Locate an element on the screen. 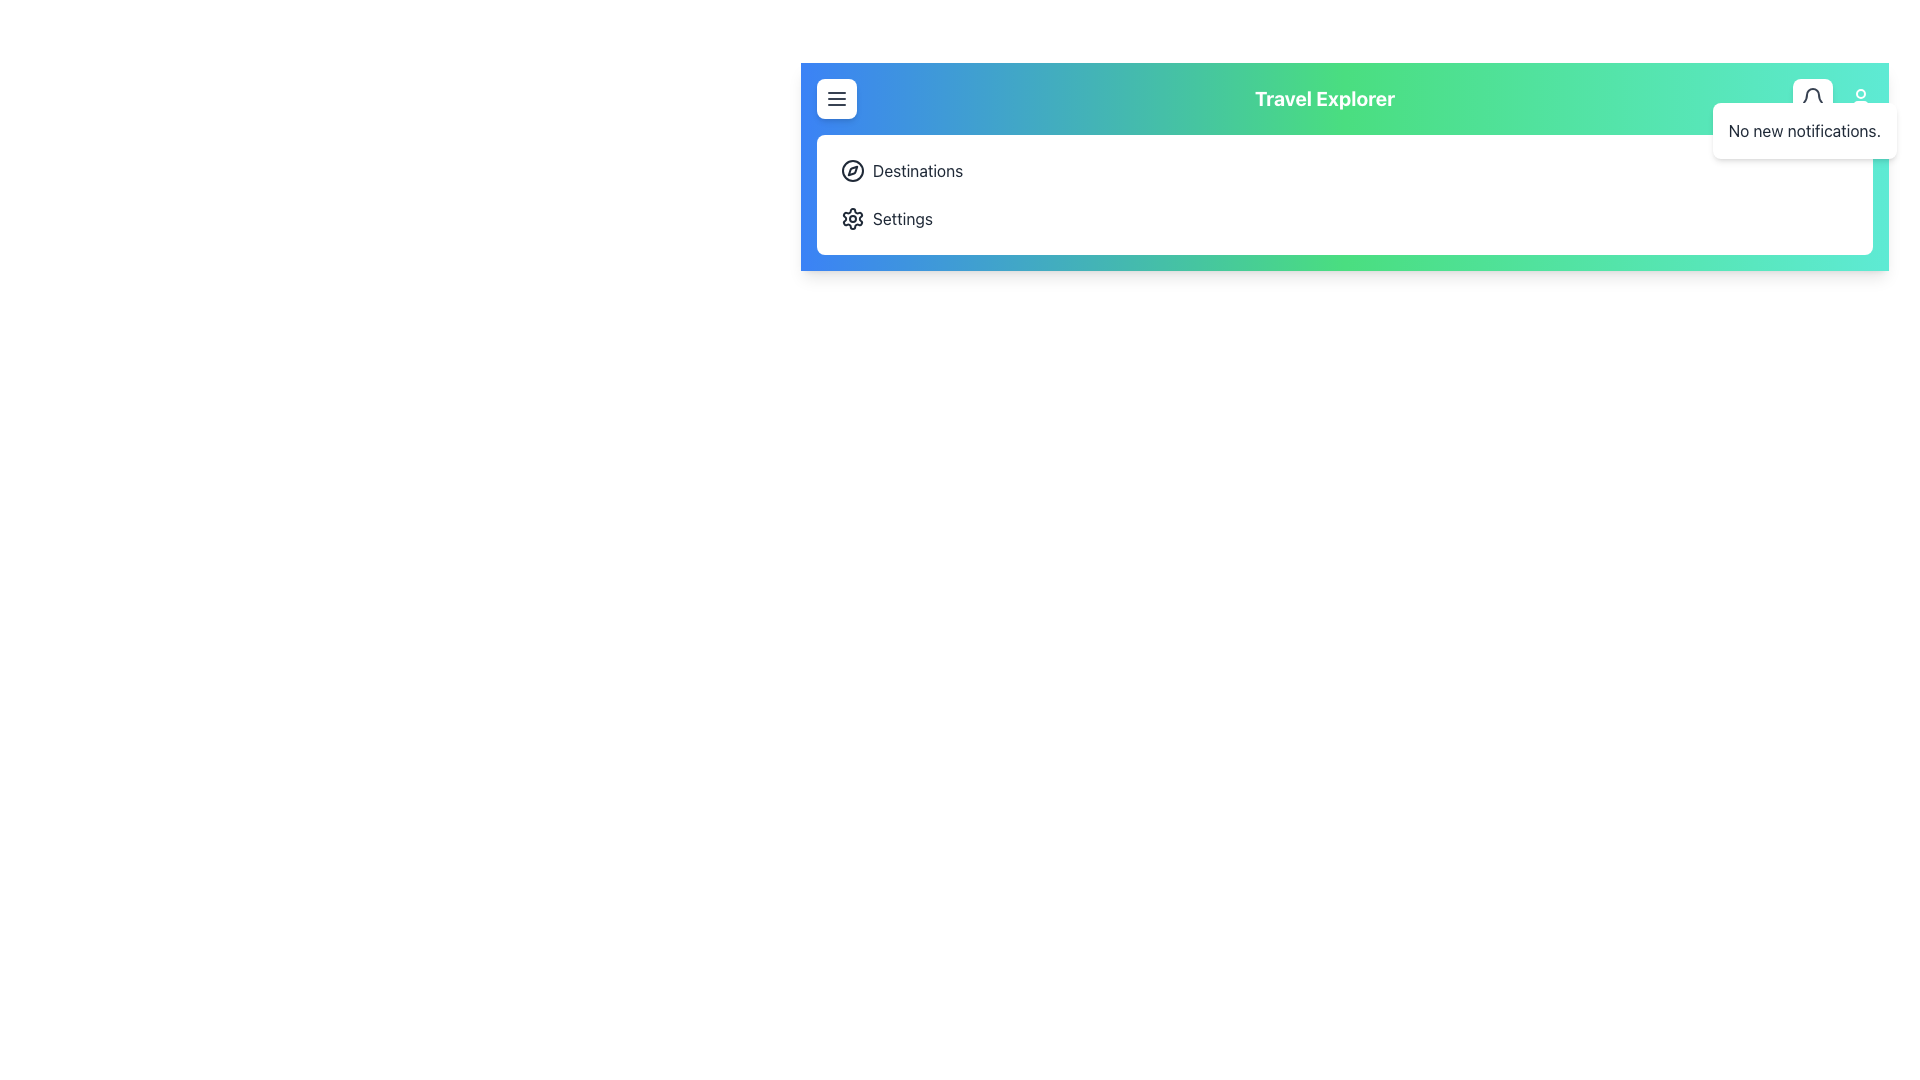 Image resolution: width=1920 pixels, height=1080 pixels. the user profile icon located in the top right corner of the interface is located at coordinates (1860, 99).